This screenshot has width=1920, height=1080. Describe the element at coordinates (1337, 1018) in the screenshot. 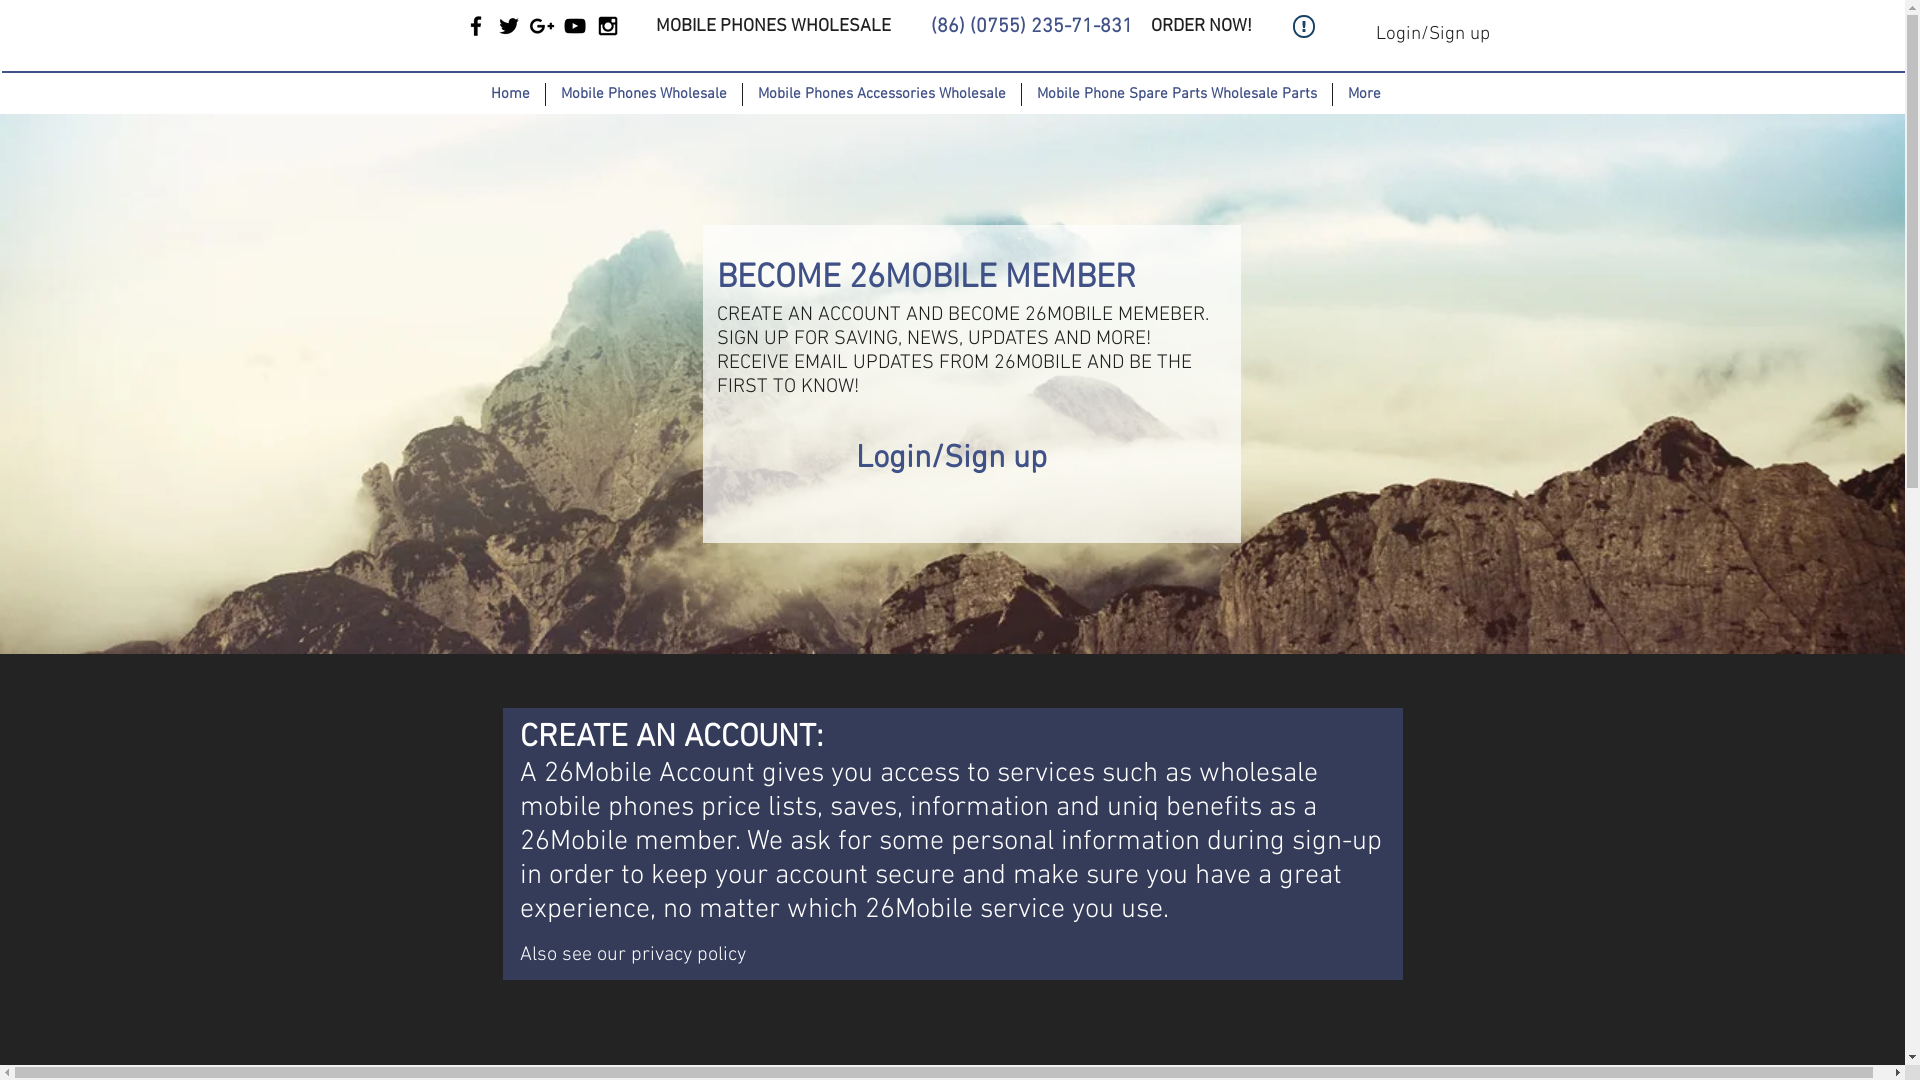

I see `'Back to Top'` at that location.